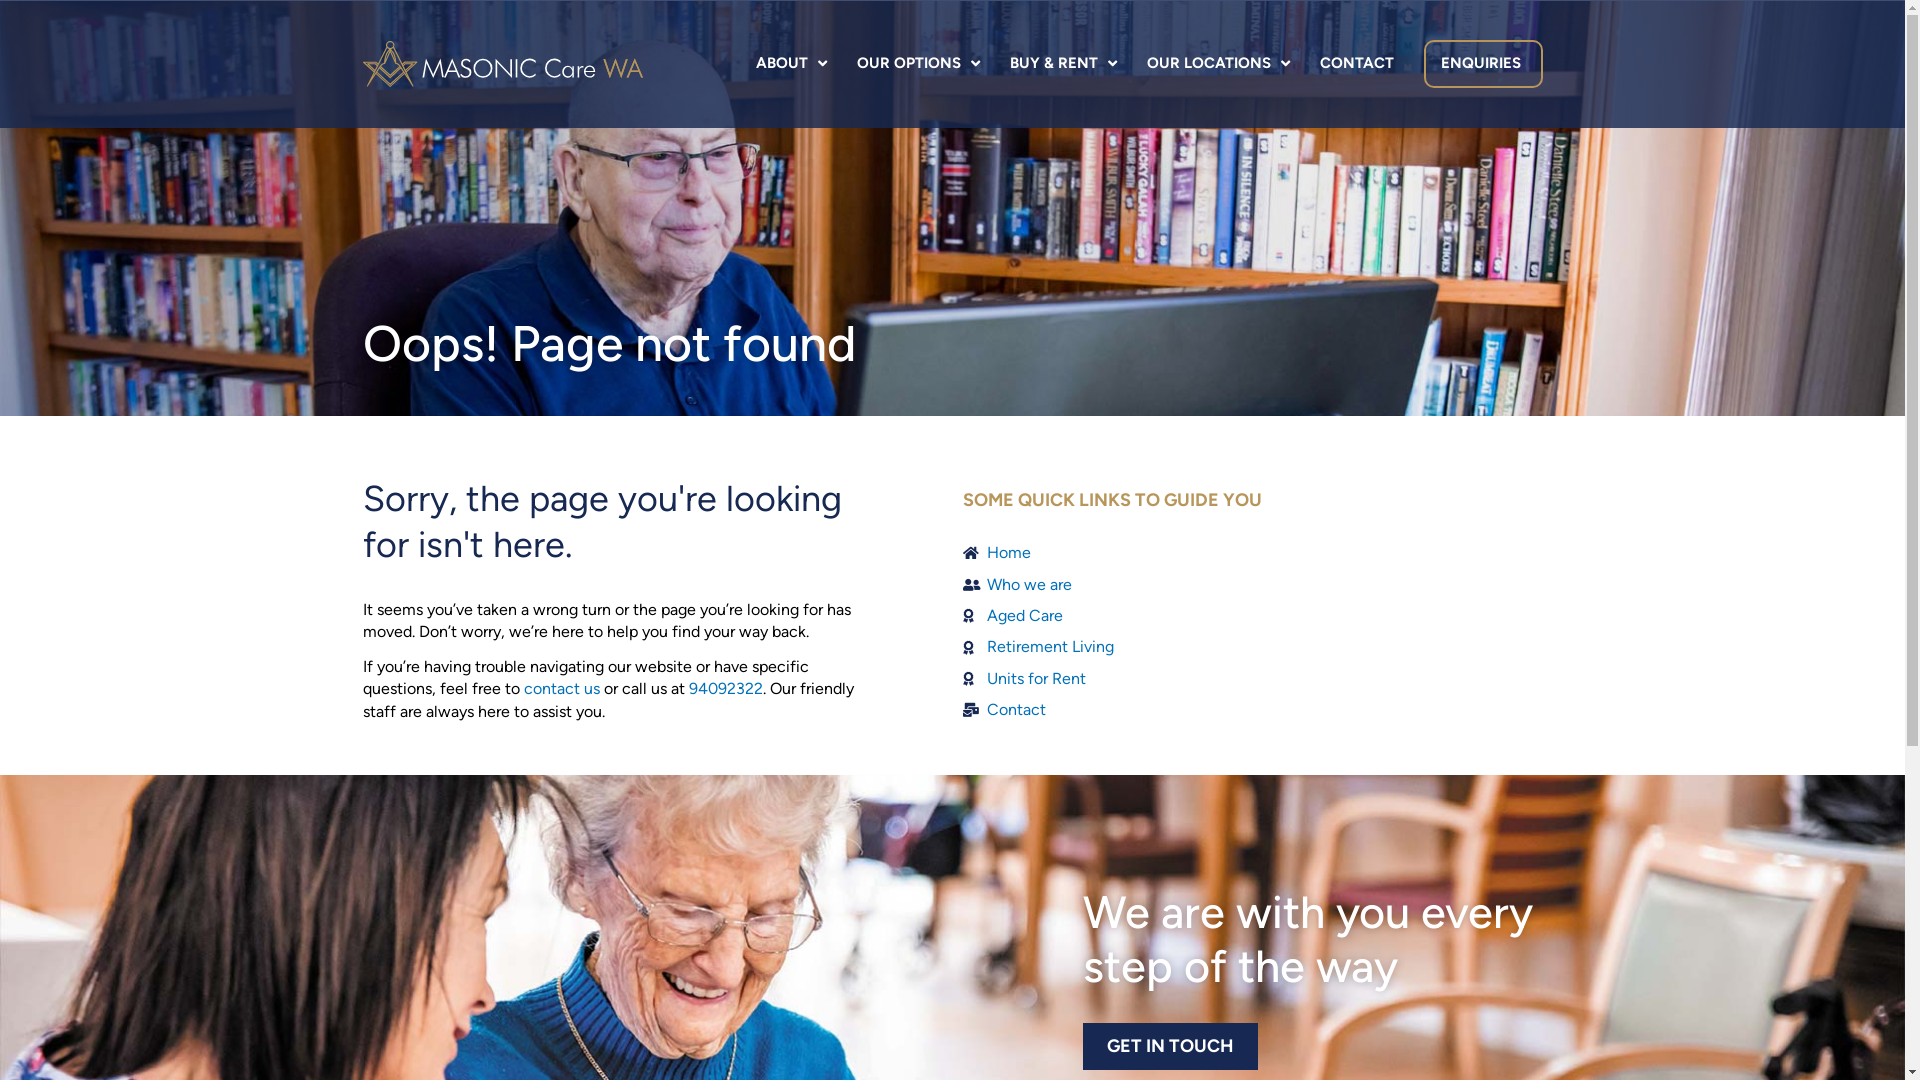 The height and width of the screenshot is (1080, 1920). I want to click on 'Contact', so click(1251, 708).